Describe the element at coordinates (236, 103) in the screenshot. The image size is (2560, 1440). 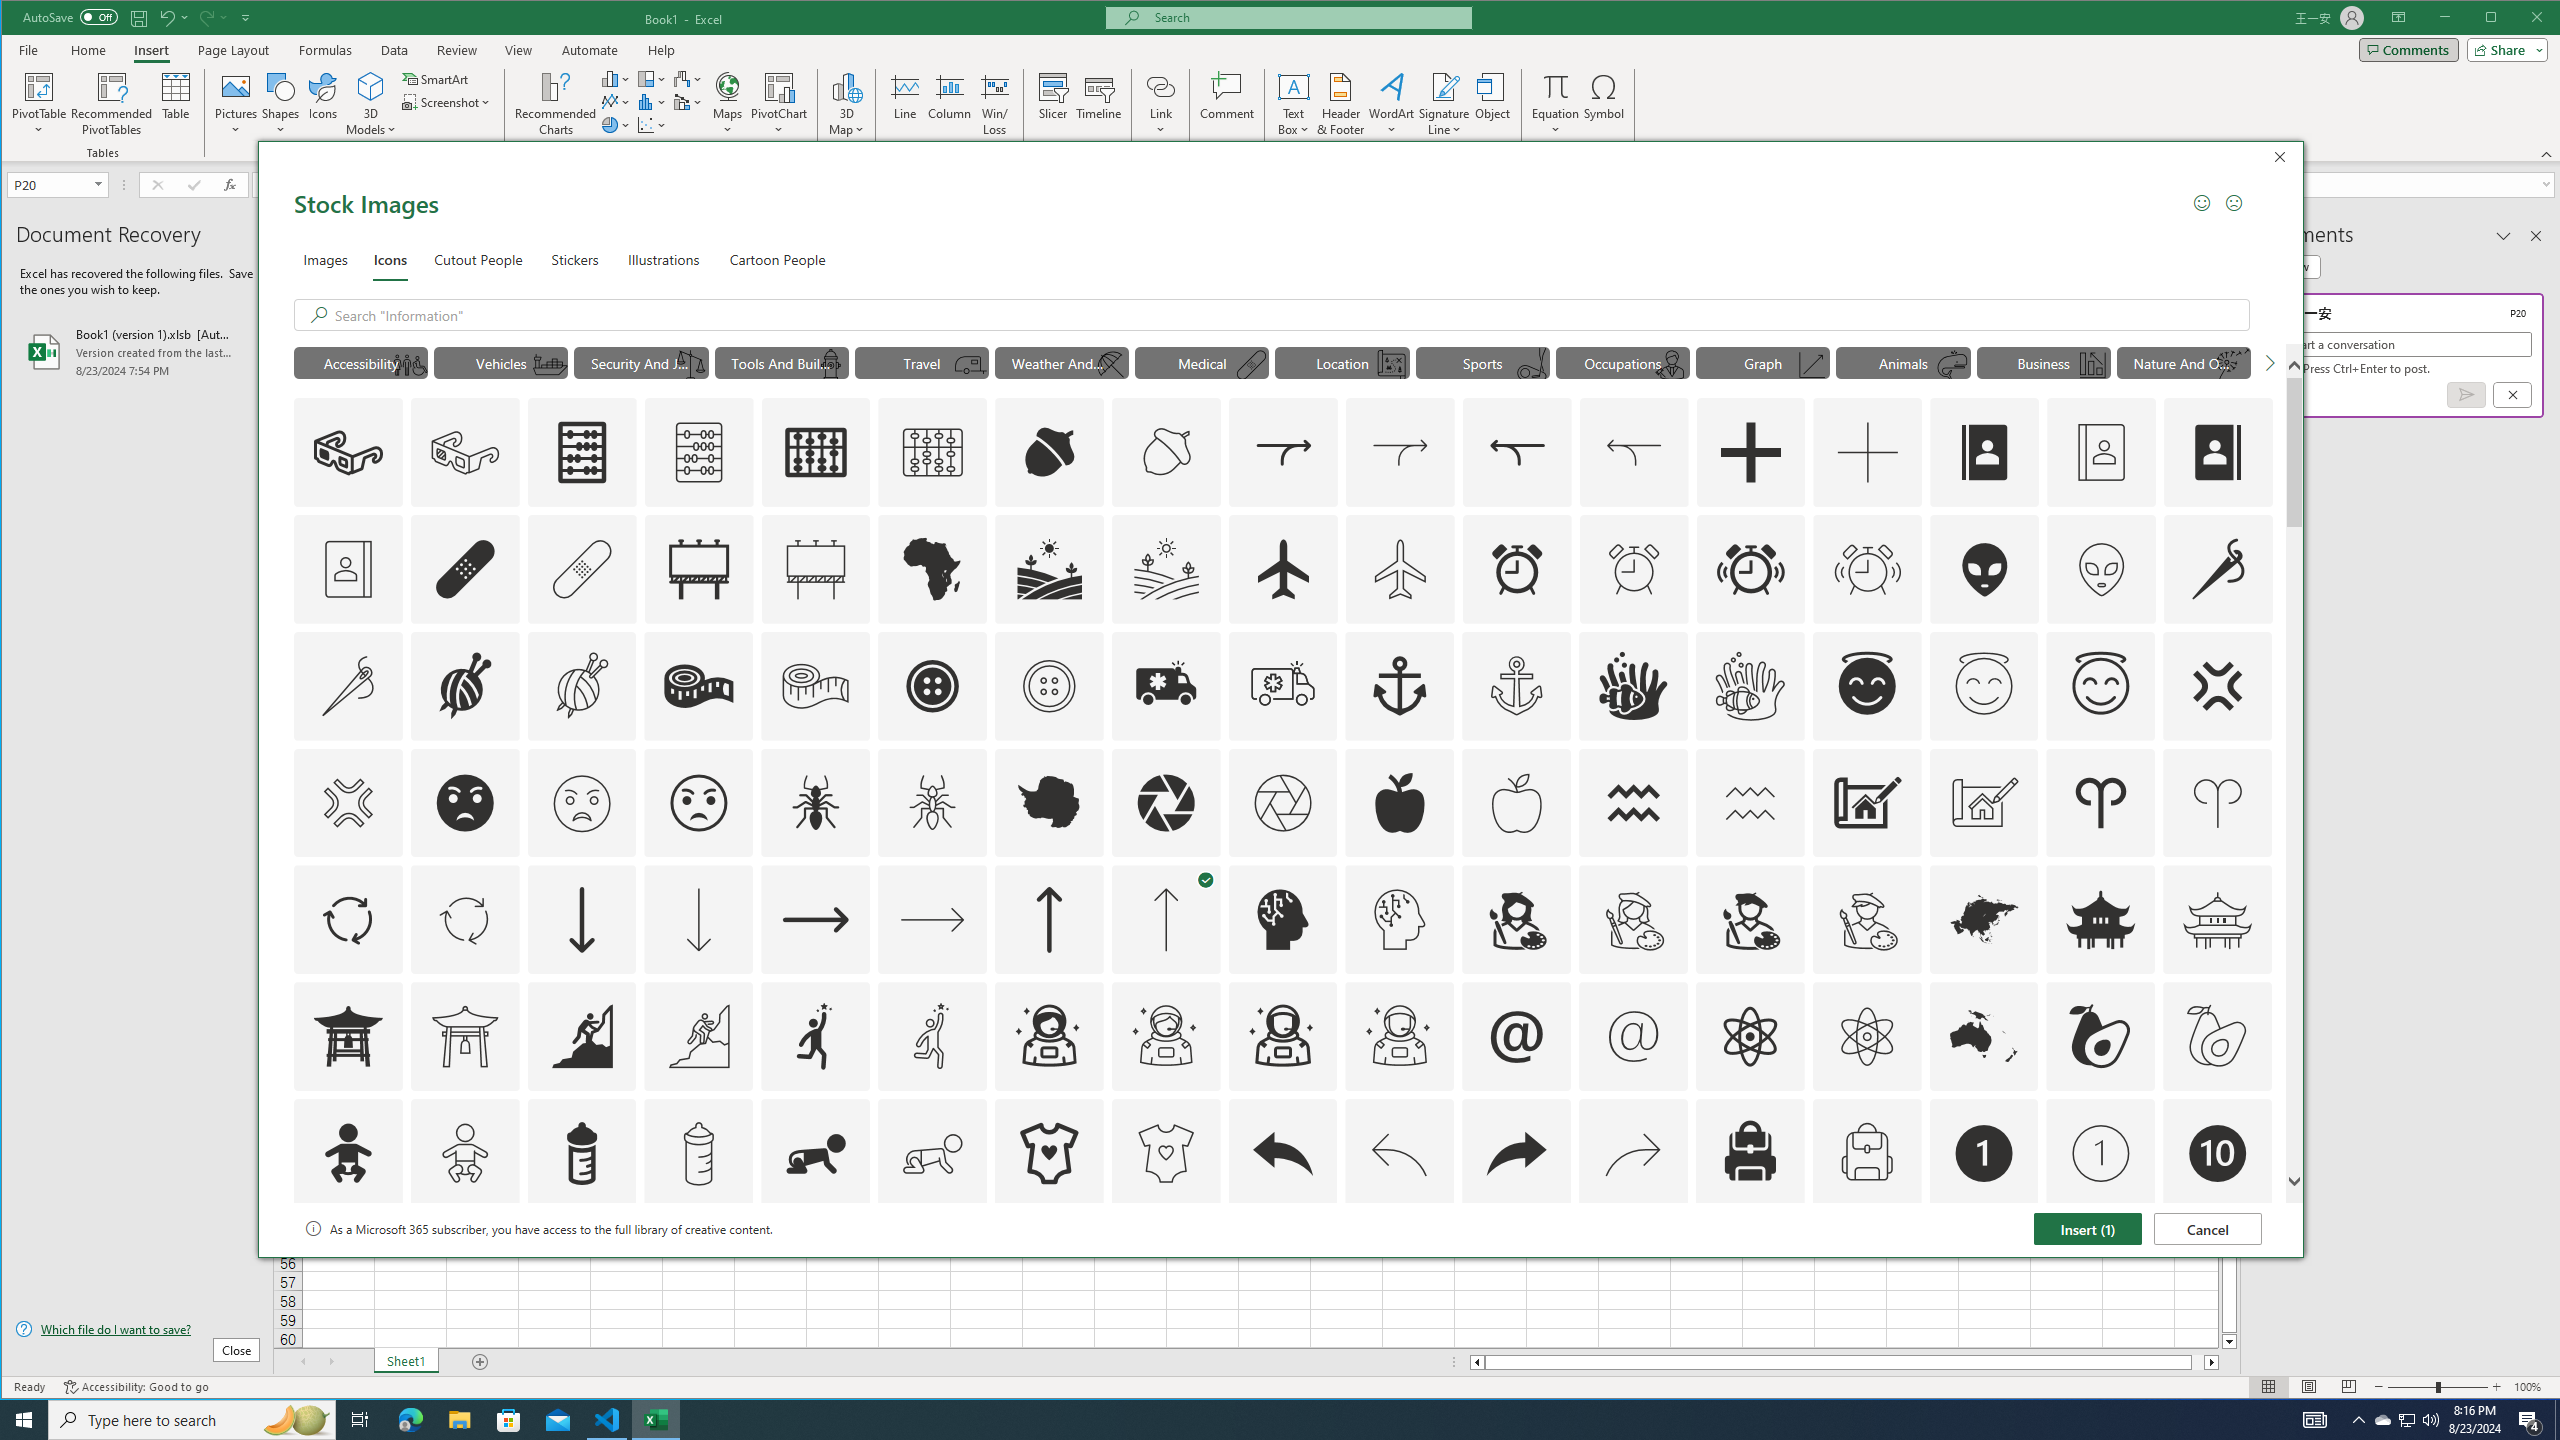
I see `'Pictures'` at that location.